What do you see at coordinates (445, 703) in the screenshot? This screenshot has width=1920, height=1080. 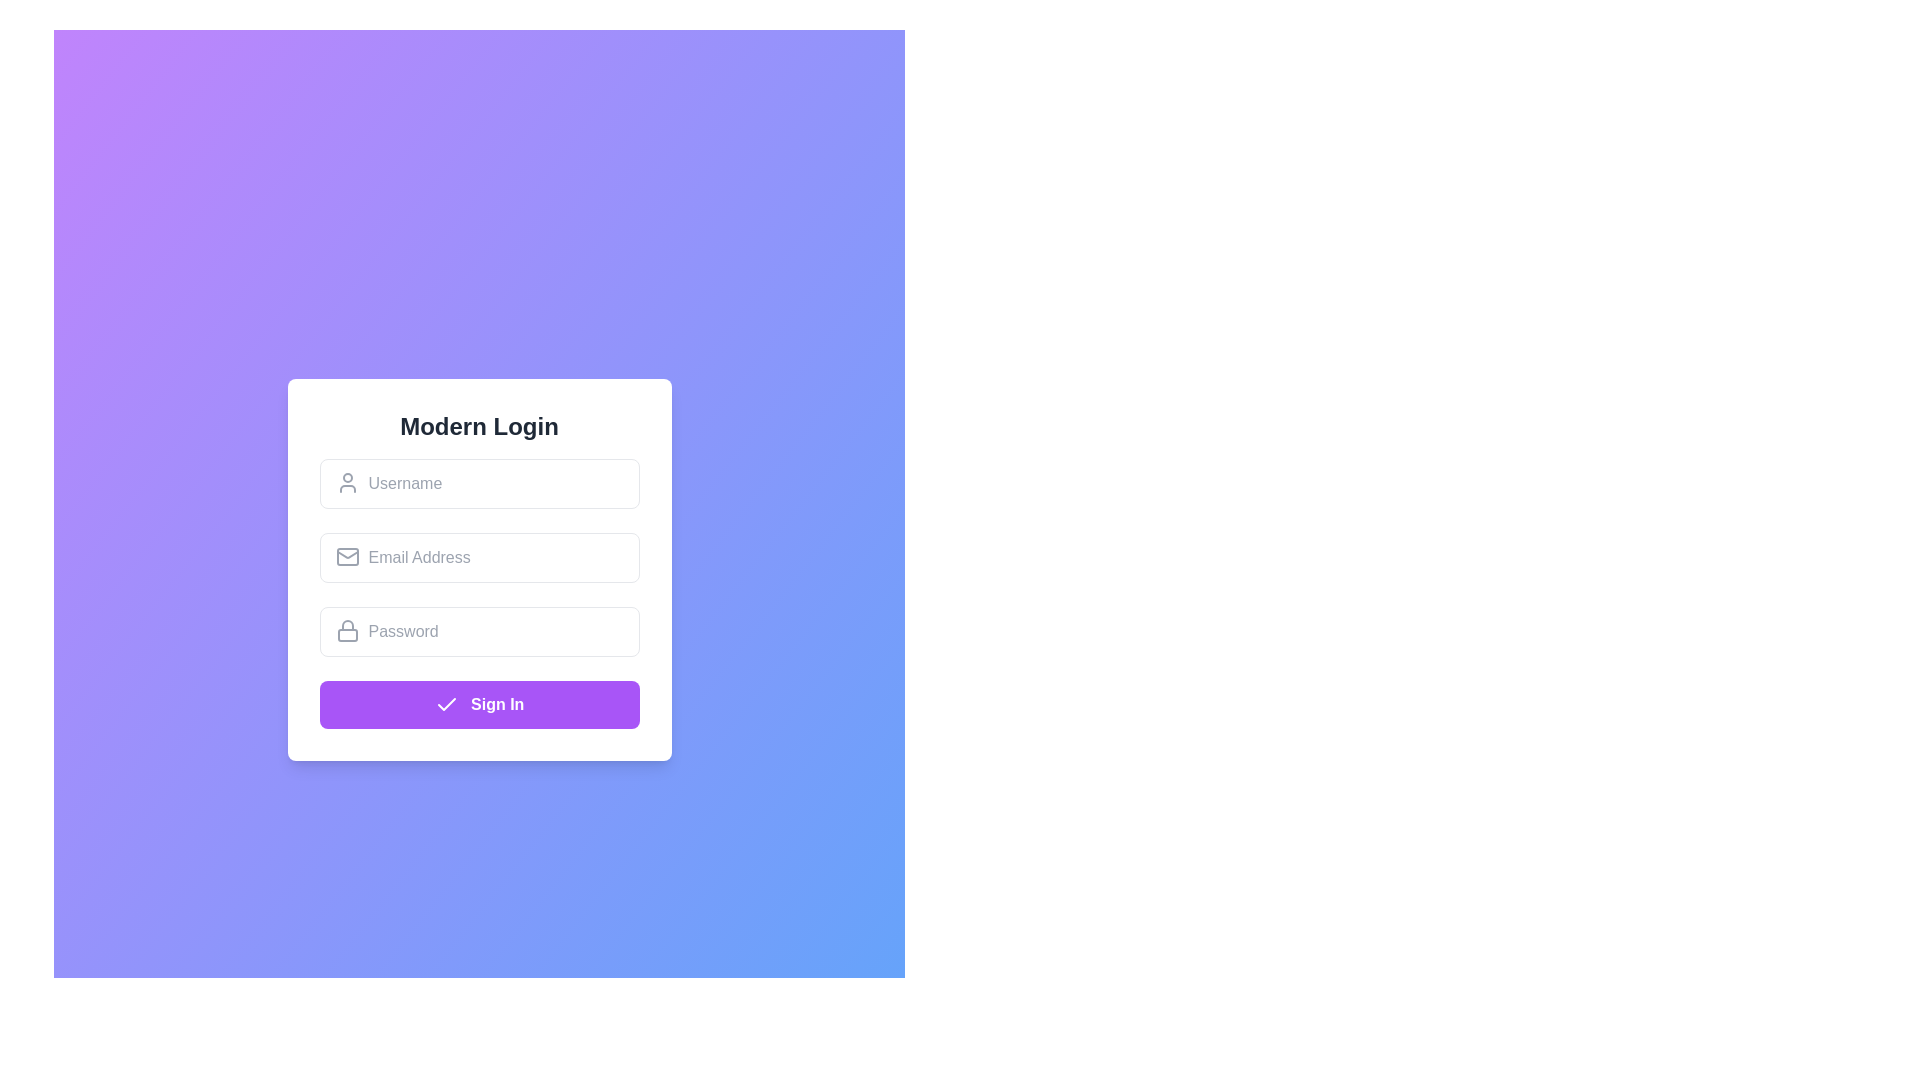 I see `the checkmark icon located inside the purple 'Sign In' button at the bottom of the login form` at bounding box center [445, 703].